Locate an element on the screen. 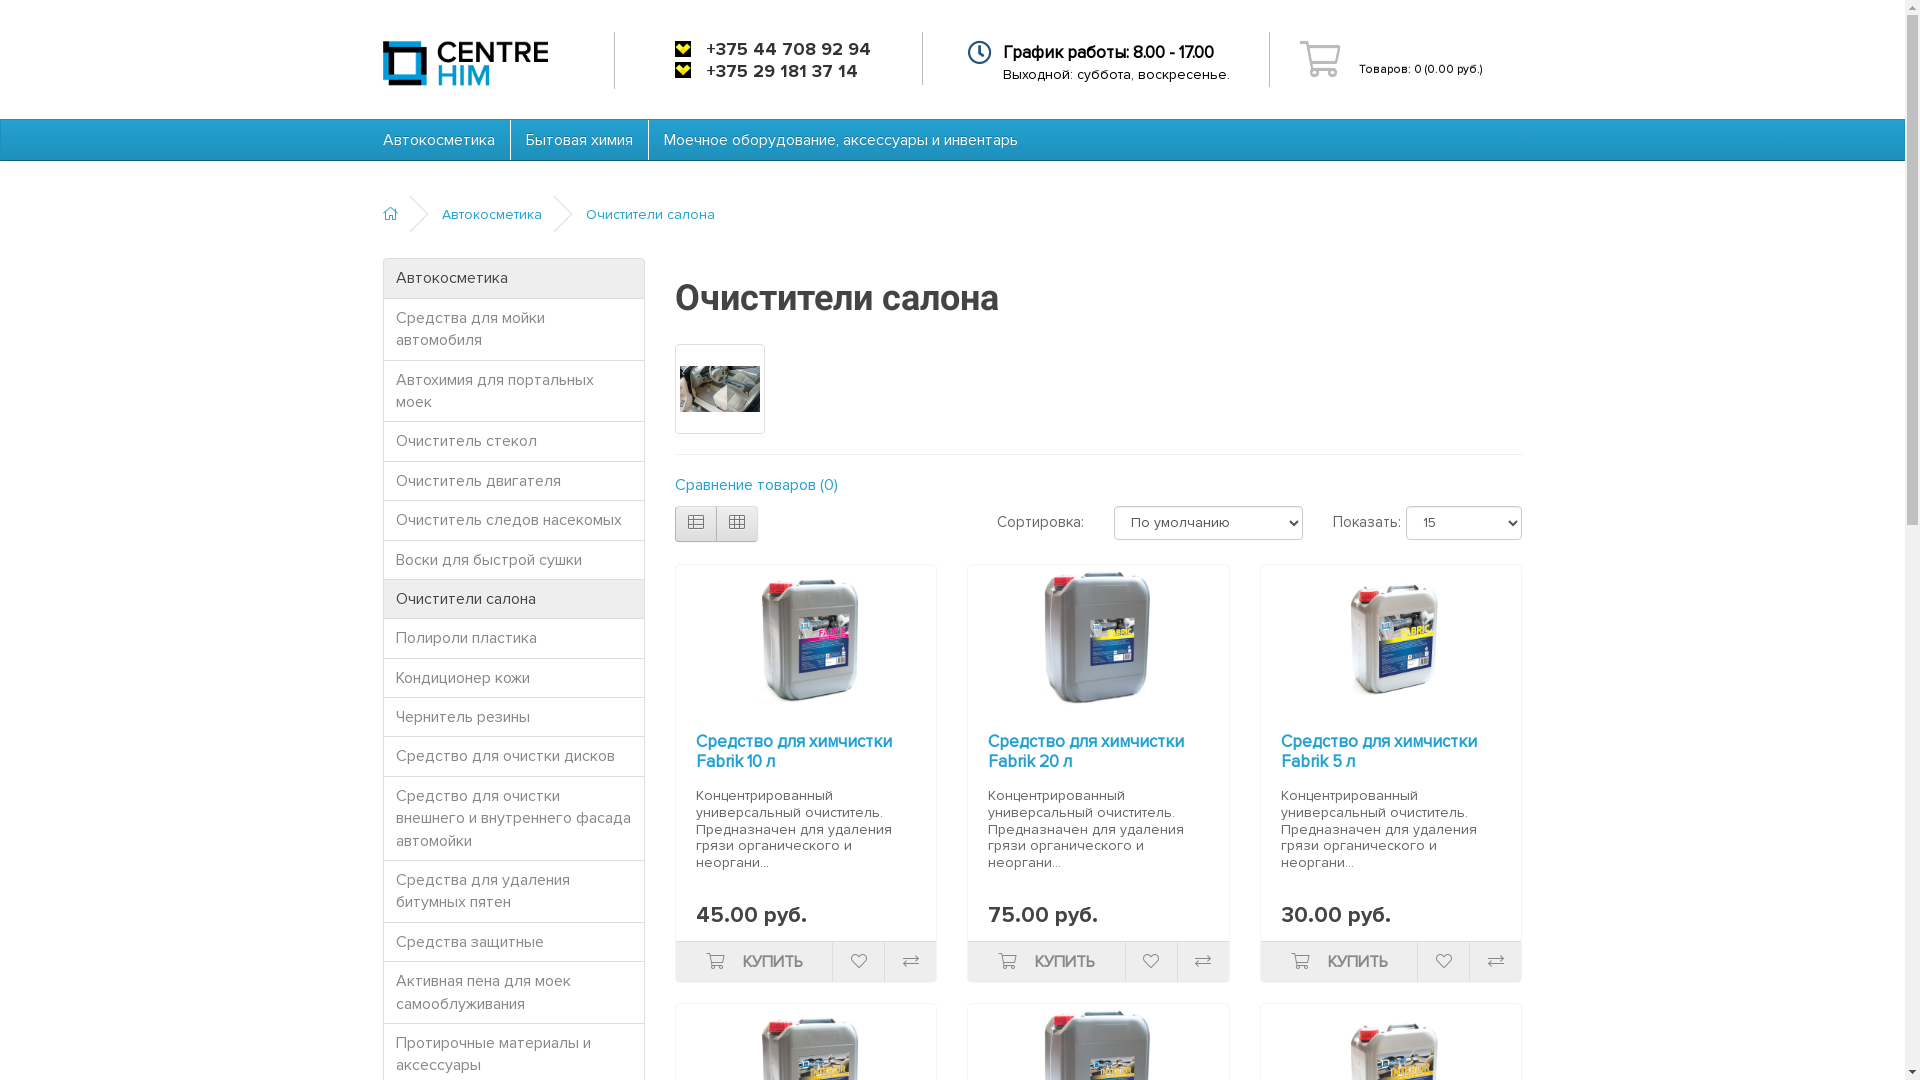 The width and height of the screenshot is (1920, 1080). '+375 44 708 92 94' is located at coordinates (787, 48).